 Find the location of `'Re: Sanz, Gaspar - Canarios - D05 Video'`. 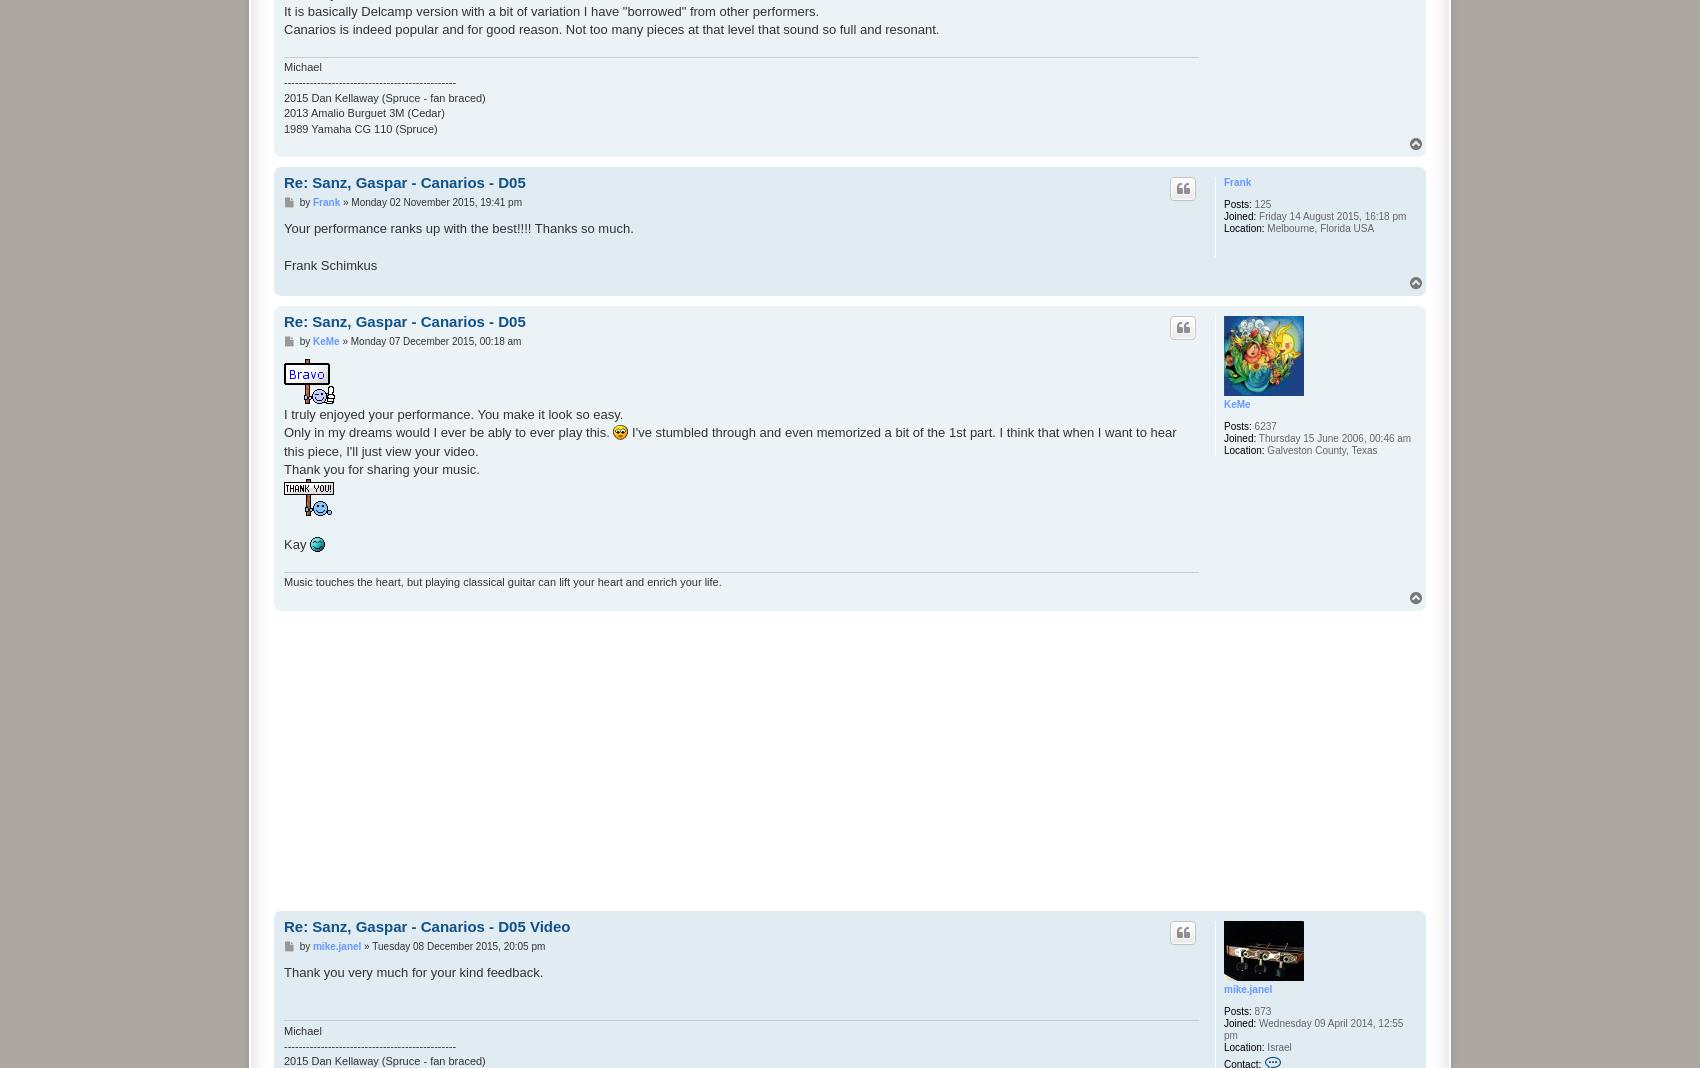

'Re: Sanz, Gaspar - Canarios - D05 Video' is located at coordinates (427, 924).